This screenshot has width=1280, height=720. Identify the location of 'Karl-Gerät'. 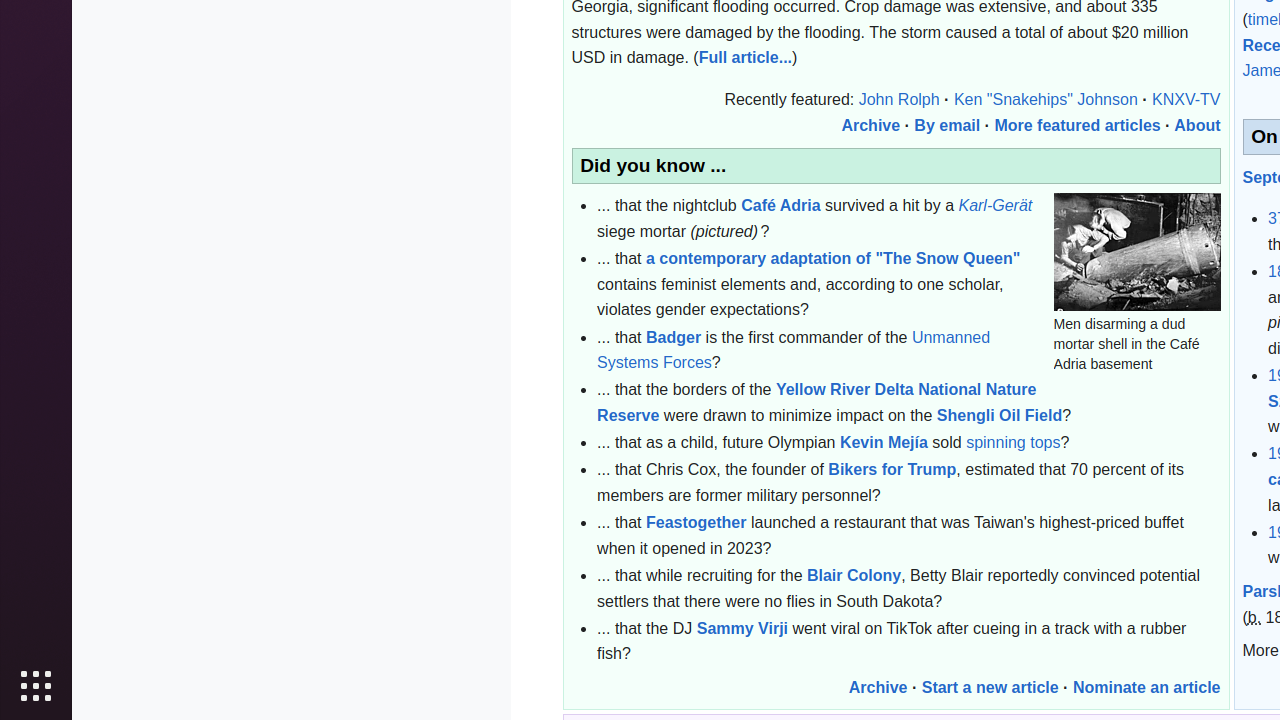
(995, 205).